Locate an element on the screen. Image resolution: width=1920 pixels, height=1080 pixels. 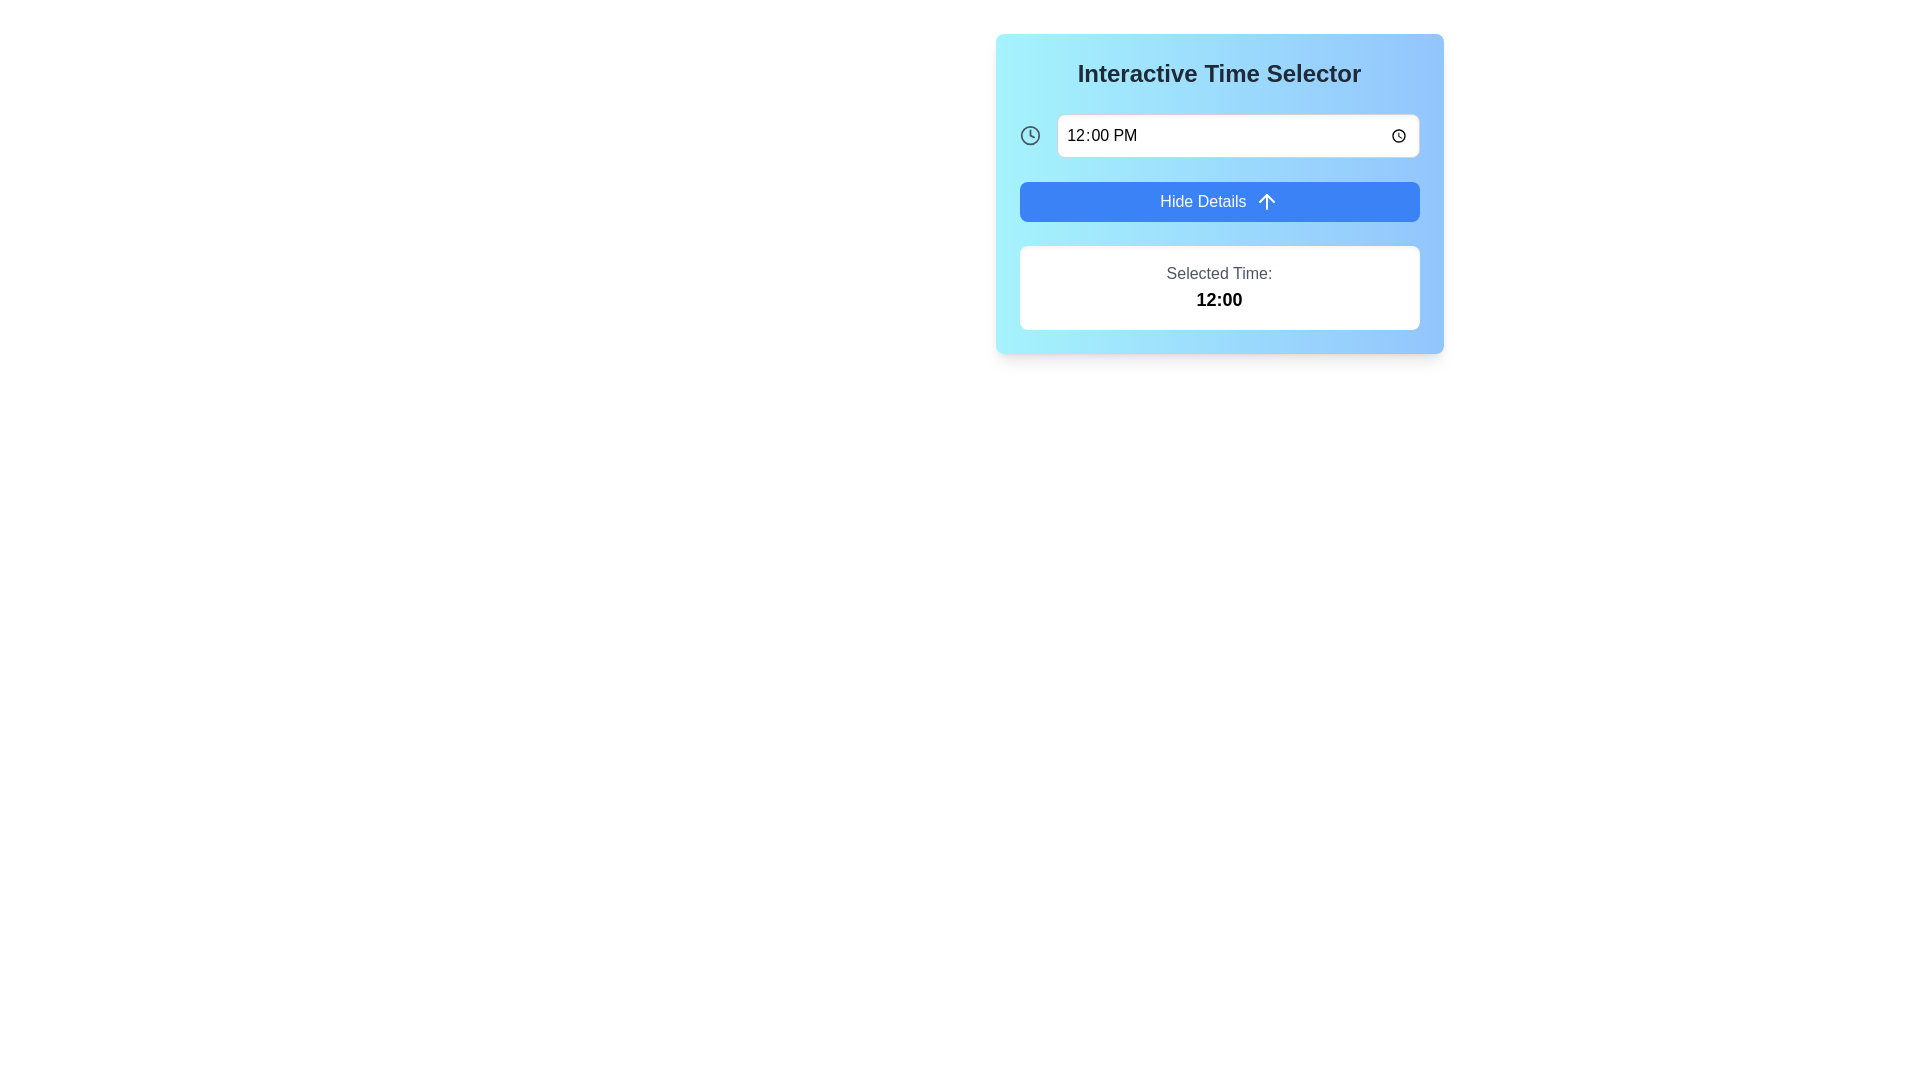
the 'Hide Details' button, which has a gradient blue background and is positioned centrally below the time input field is located at coordinates (1218, 193).